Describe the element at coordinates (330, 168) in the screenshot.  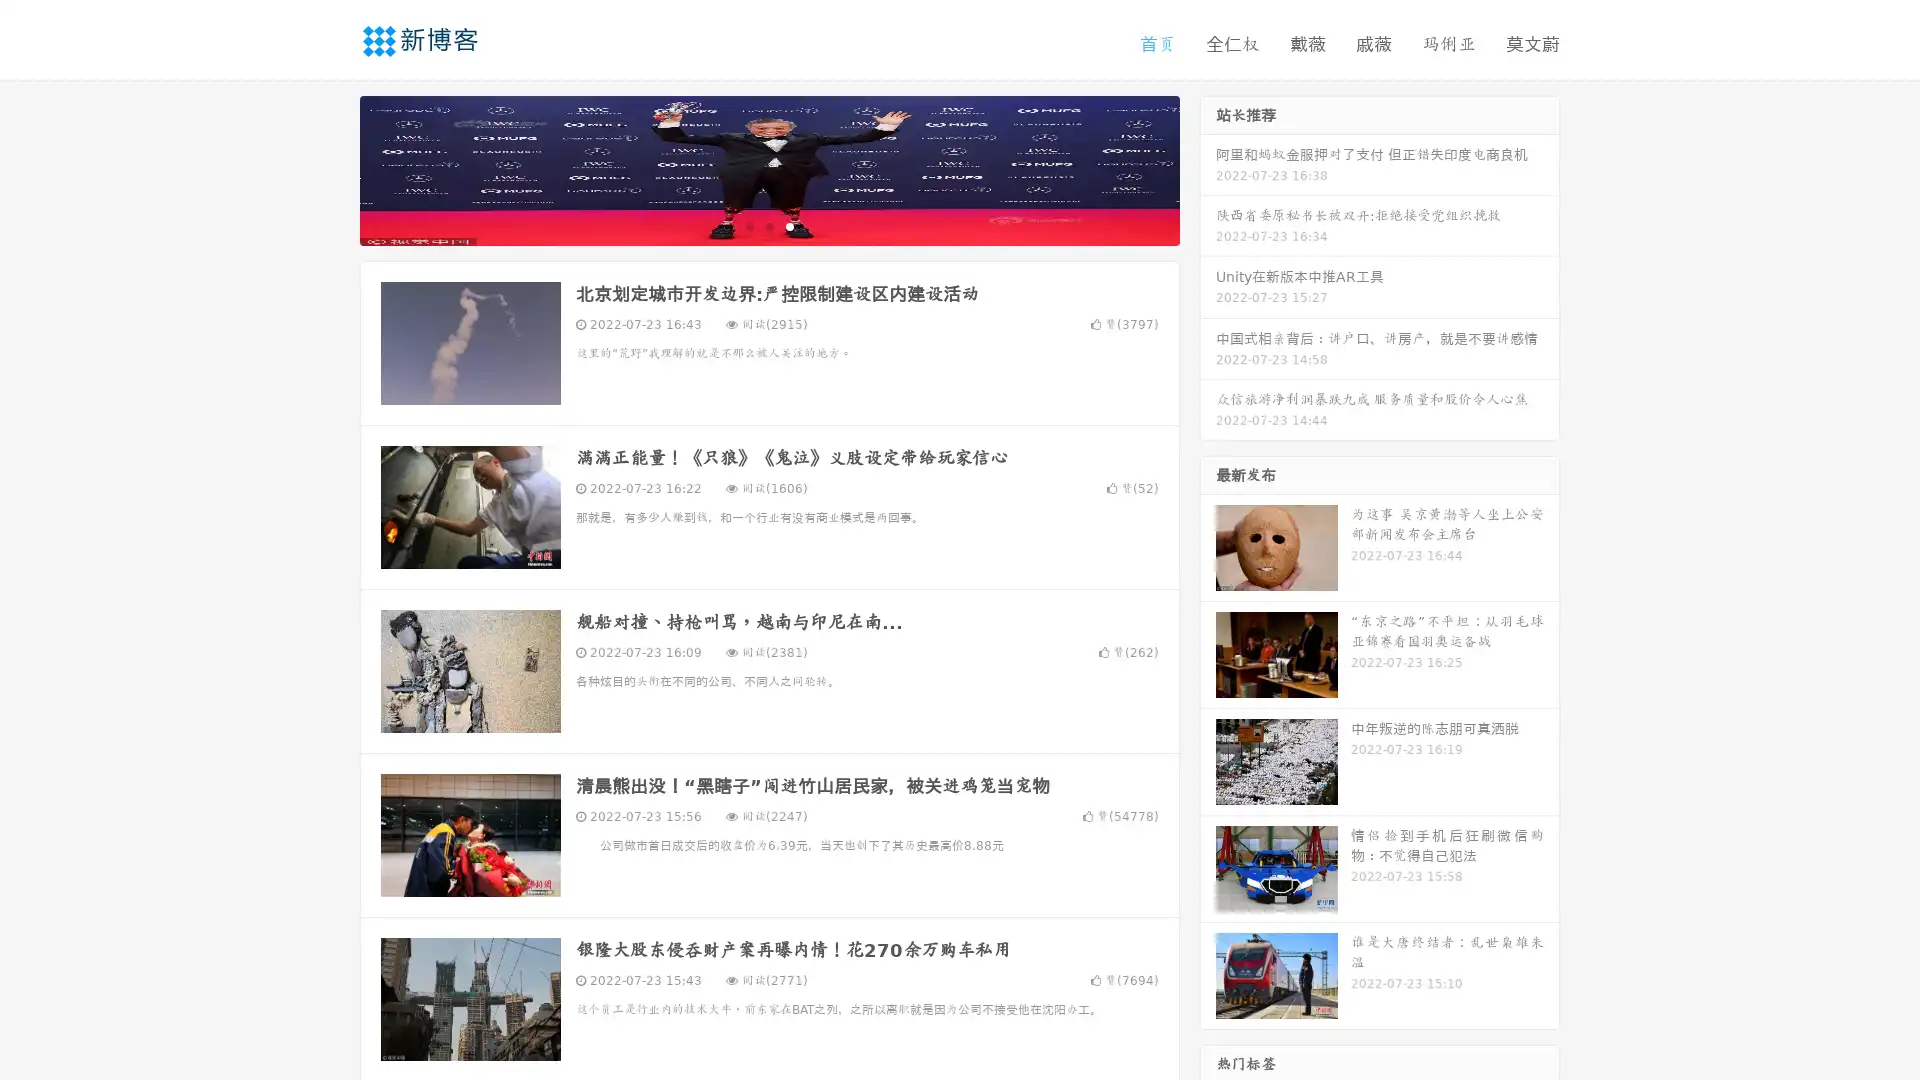
I see `Previous slide` at that location.